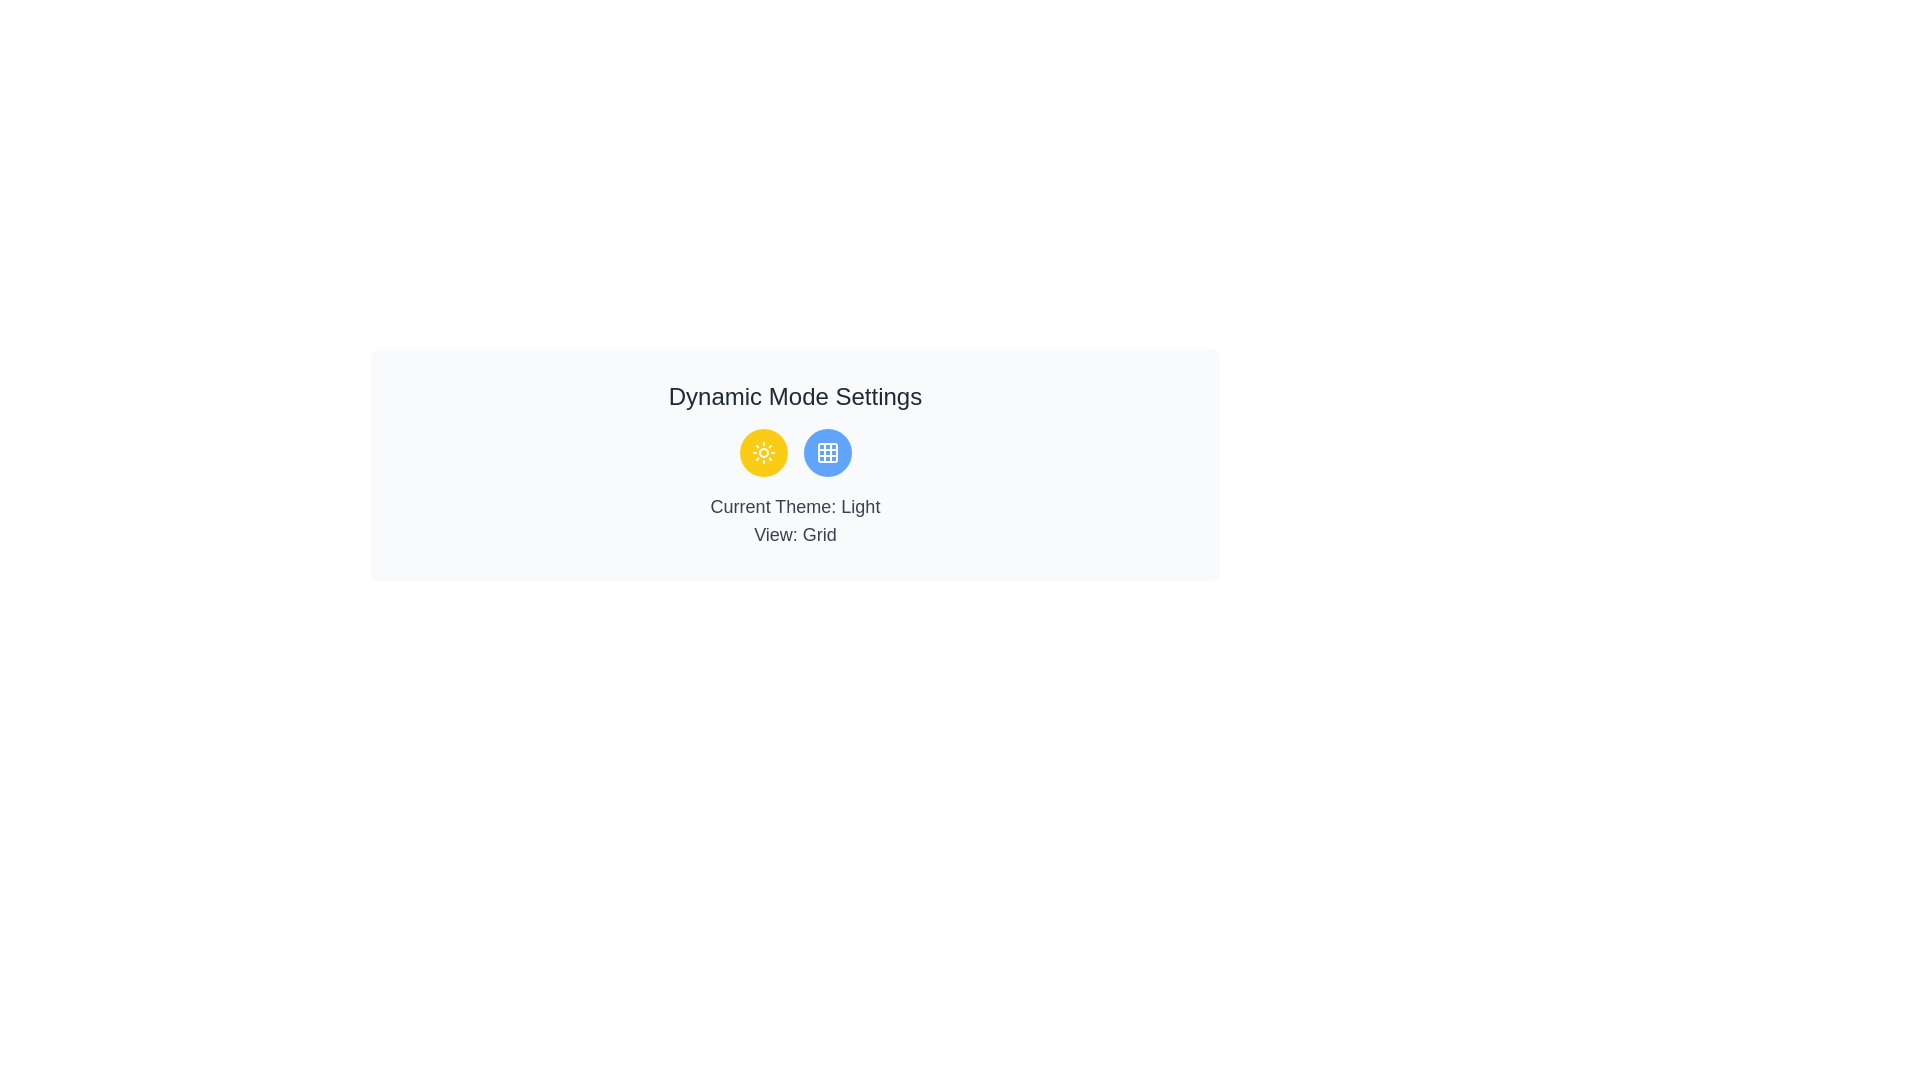 This screenshot has width=1920, height=1080. What do you see at coordinates (827, 452) in the screenshot?
I see `the blue rectangular component with rounded corners located in the top-left corner of the grid icon, which is positioned to the right of the theme selector icon and below the 'Dynamic Mode Settings' text` at bounding box center [827, 452].